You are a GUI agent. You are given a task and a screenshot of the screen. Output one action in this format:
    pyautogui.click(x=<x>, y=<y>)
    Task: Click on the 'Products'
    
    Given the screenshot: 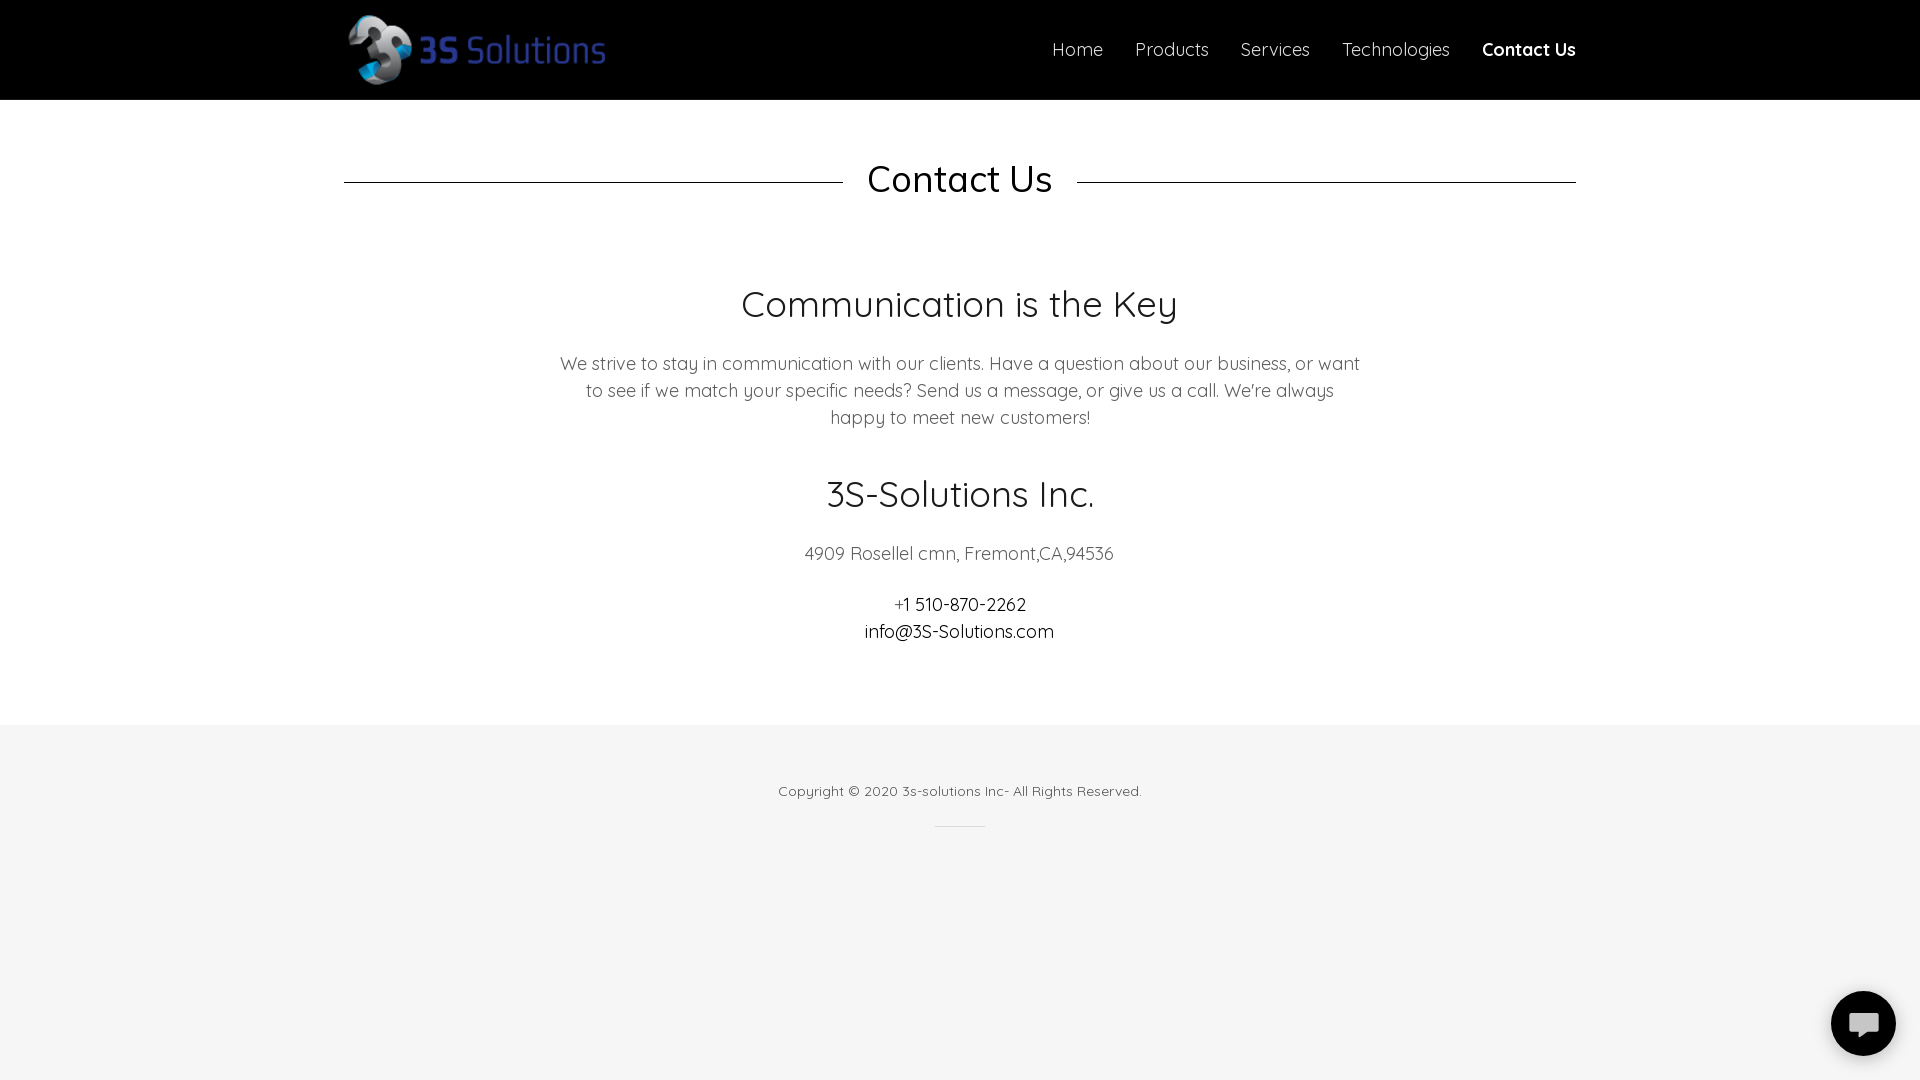 What is the action you would take?
    pyautogui.click(x=1171, y=49)
    